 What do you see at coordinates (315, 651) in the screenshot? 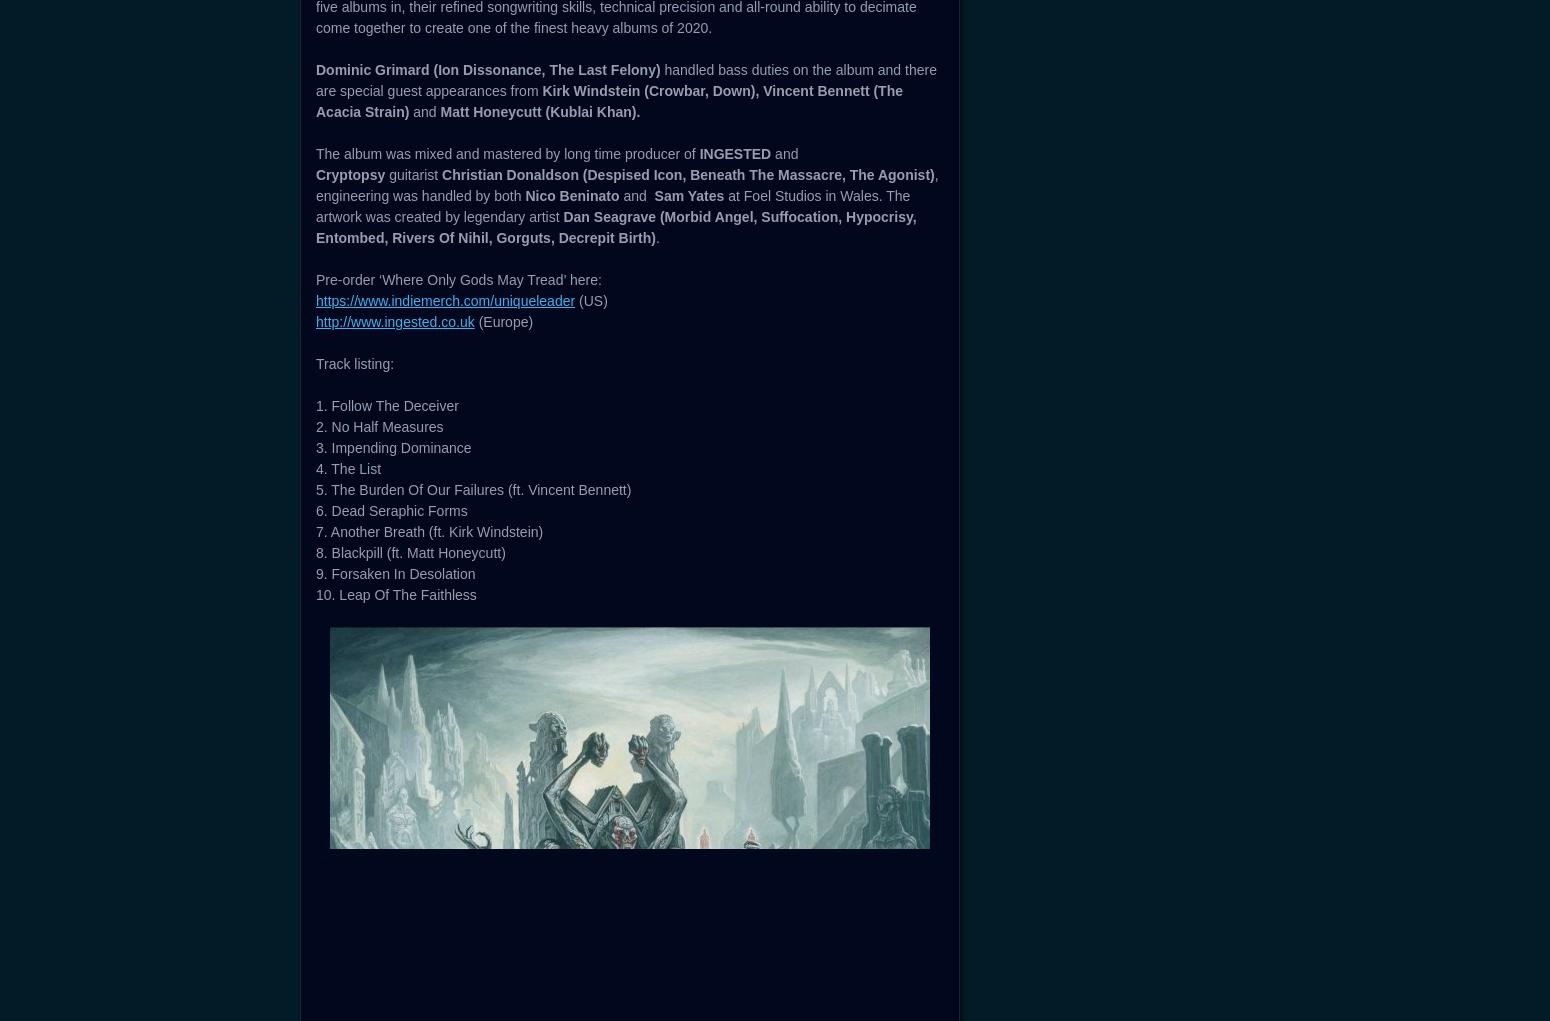
I see `'Dominic Grimard (Ion Dissonance, The Last Felony)'` at bounding box center [315, 651].